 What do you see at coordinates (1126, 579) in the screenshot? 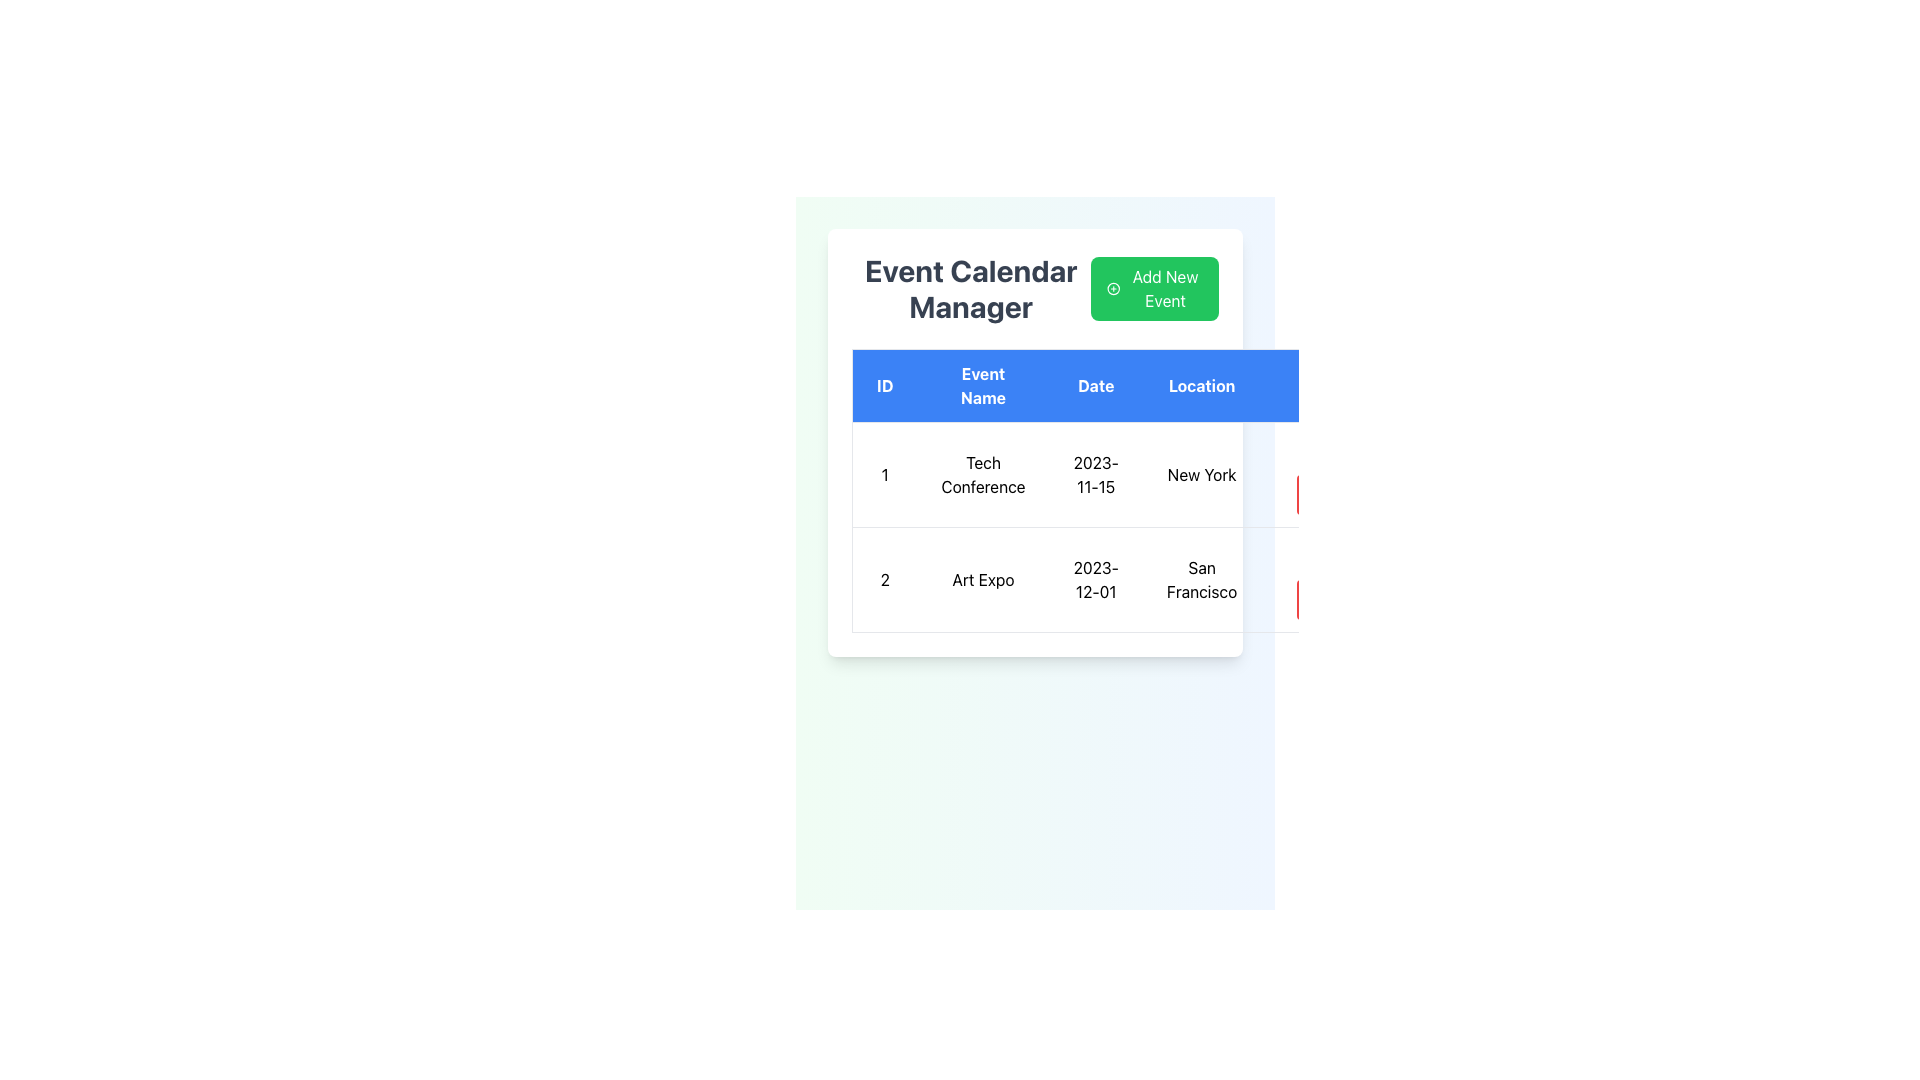
I see `the second row` at bounding box center [1126, 579].